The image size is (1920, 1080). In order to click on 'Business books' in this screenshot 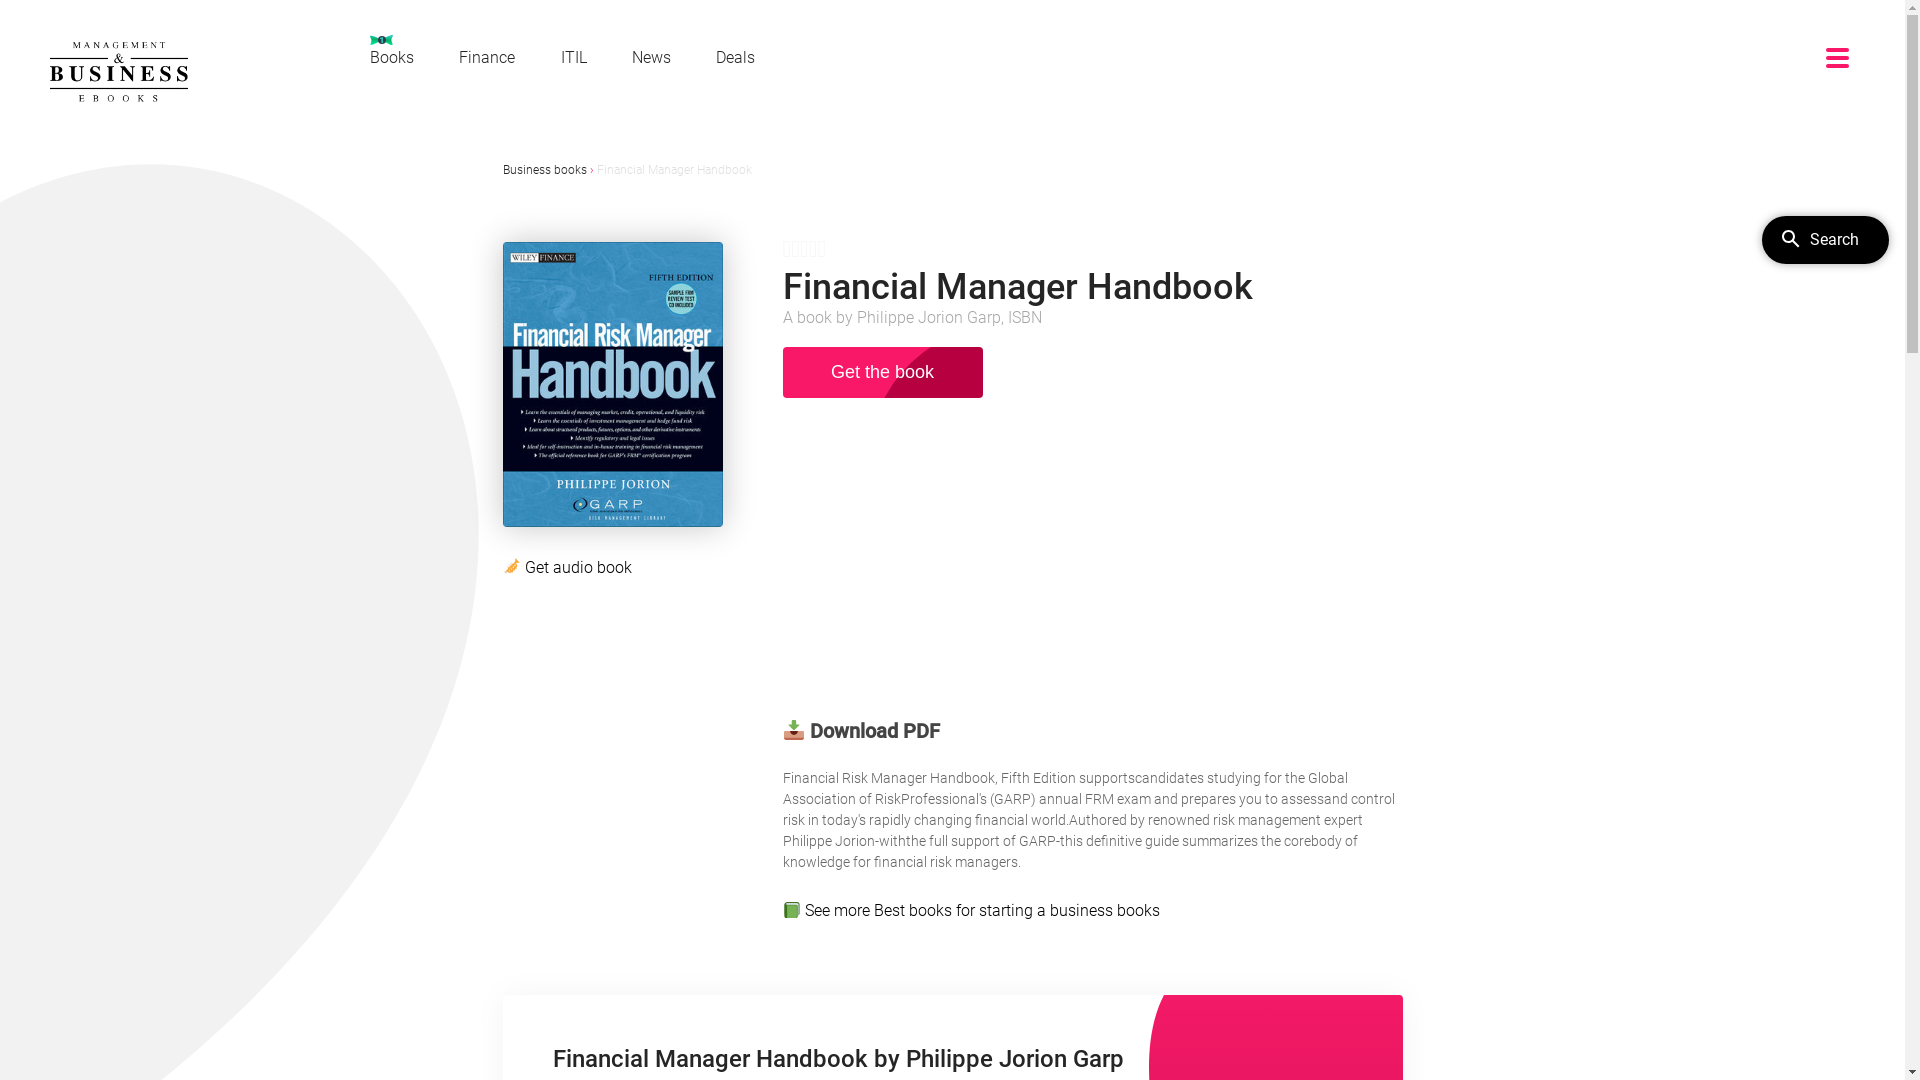, I will do `click(543, 168)`.